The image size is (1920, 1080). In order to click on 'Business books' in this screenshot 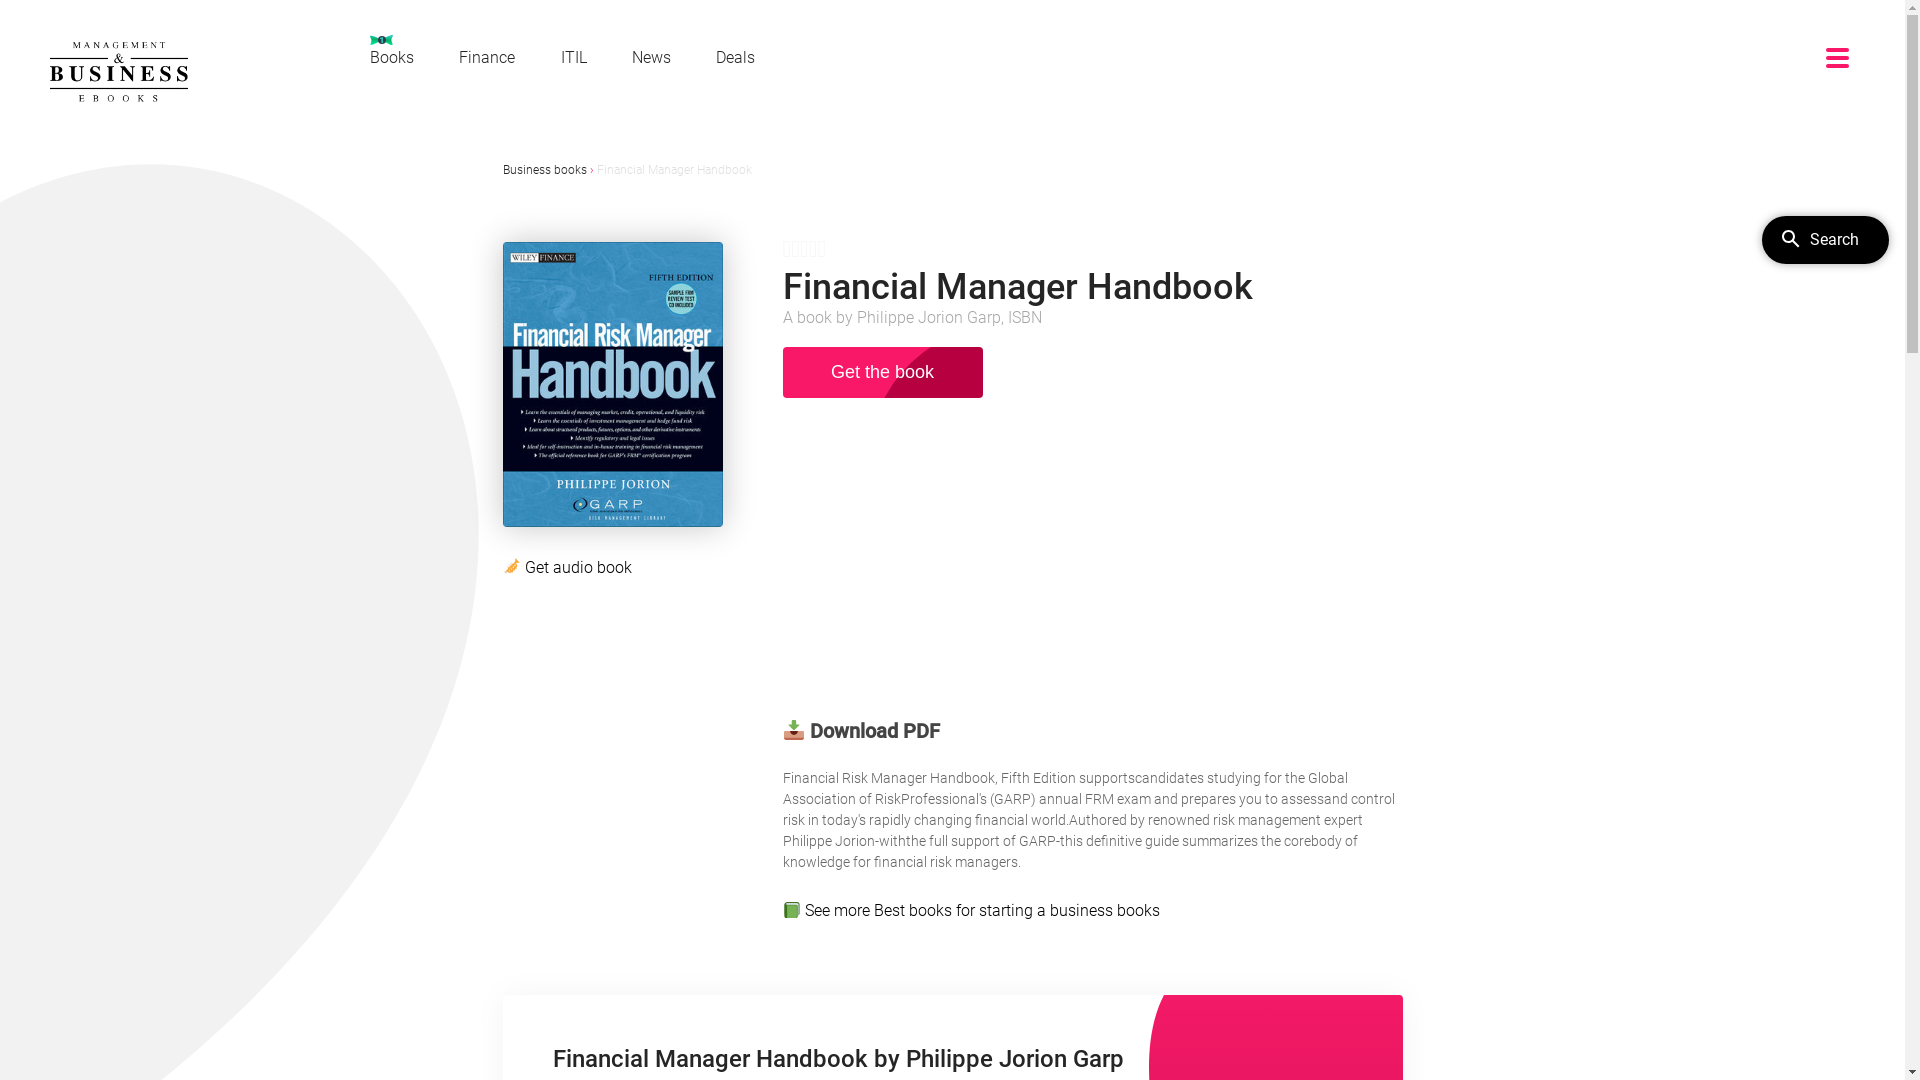, I will do `click(543, 168)`.